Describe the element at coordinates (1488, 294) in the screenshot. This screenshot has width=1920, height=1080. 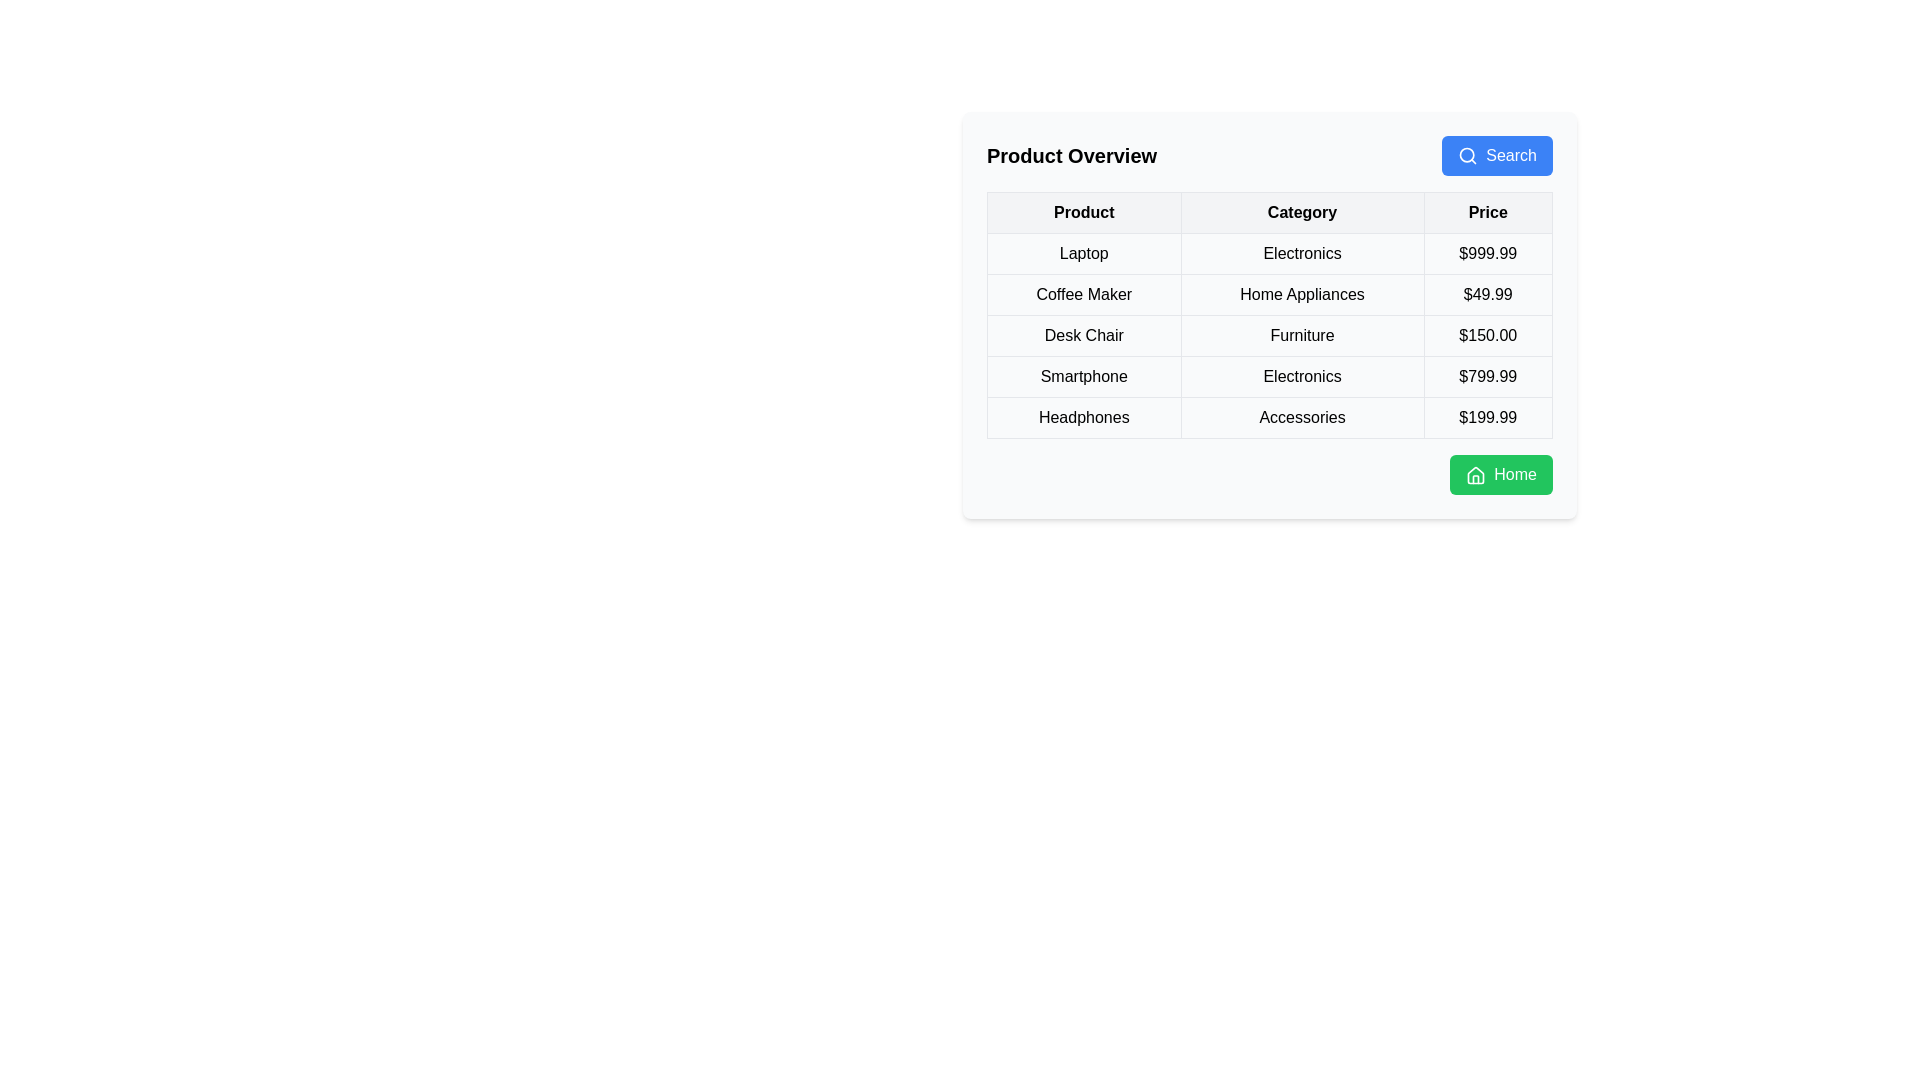
I see `the static text field displaying the price "$49.99" for the product "Coffee Maker" in the rightmost cell of its row` at that location.